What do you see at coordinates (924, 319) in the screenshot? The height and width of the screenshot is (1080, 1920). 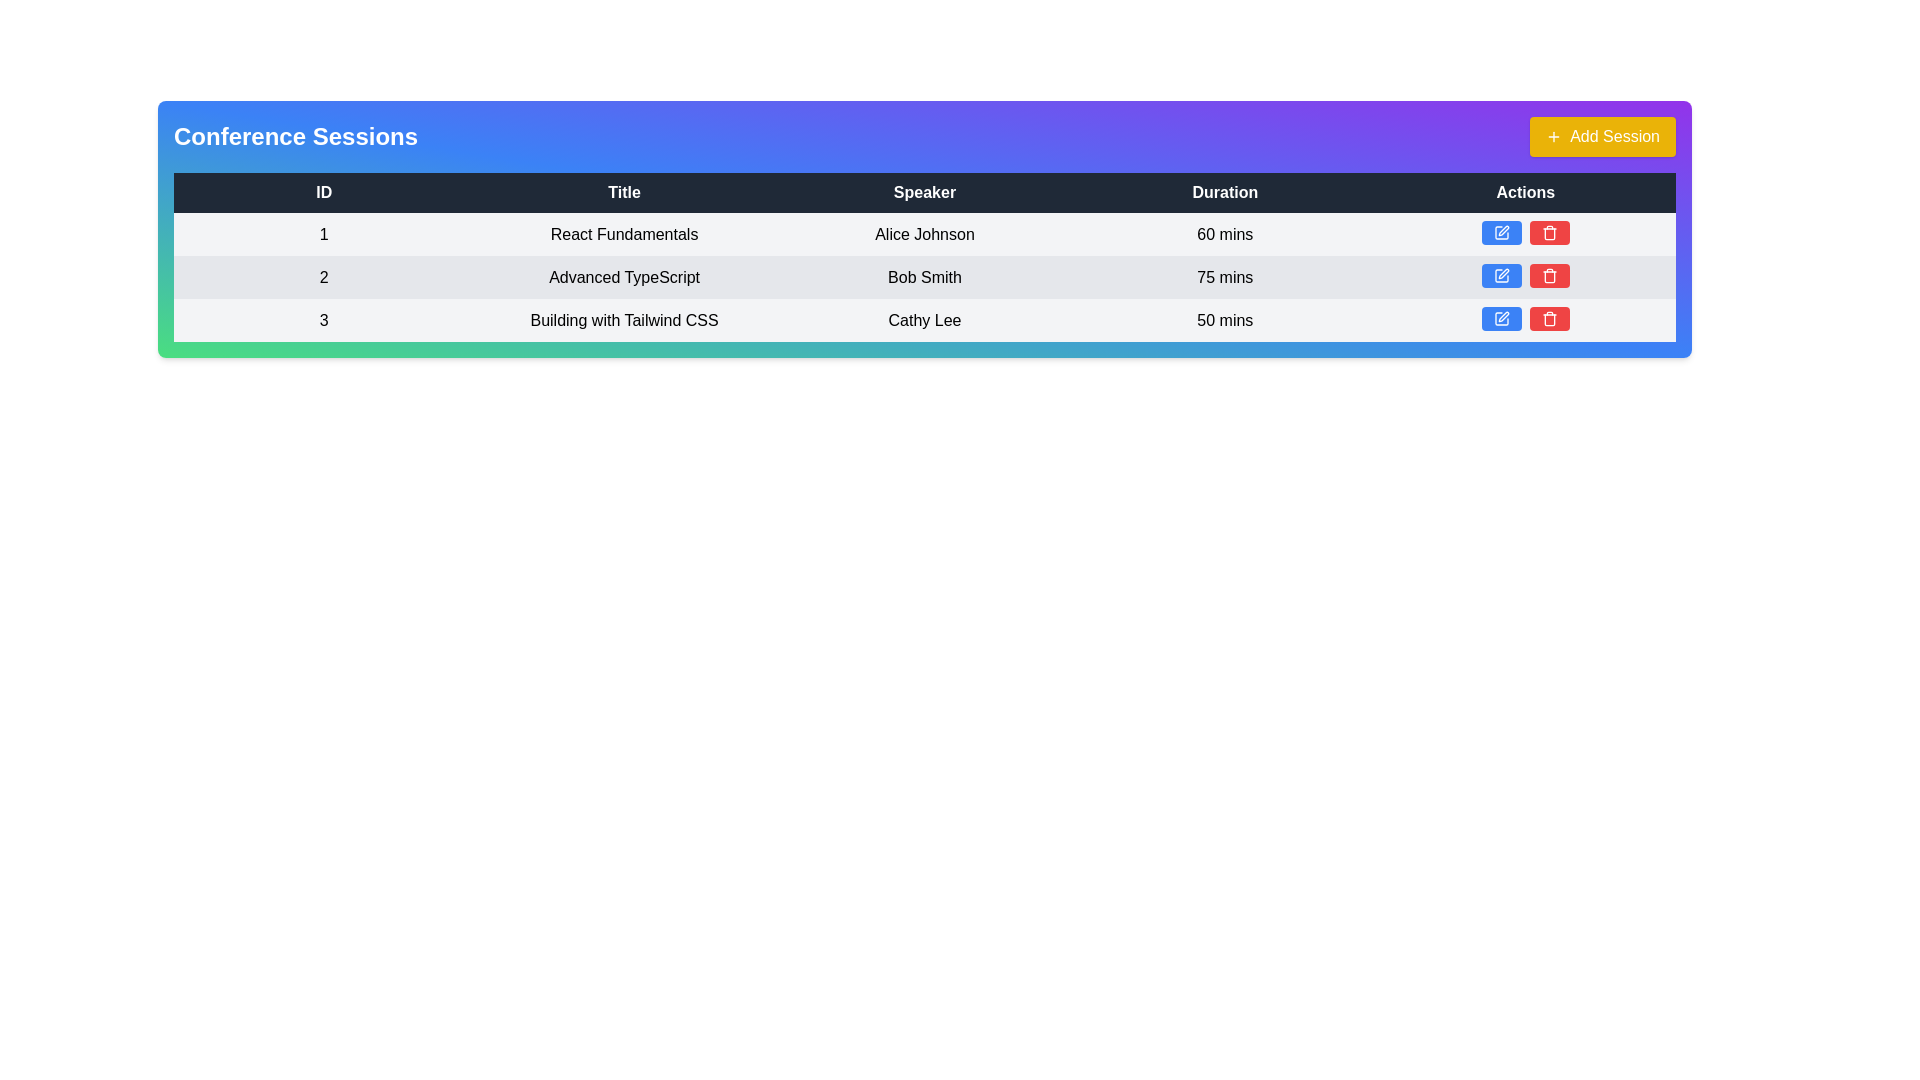 I see `displayed text of the speaker's name located in the third row under the 'Speaker' column of the table` at bounding box center [924, 319].